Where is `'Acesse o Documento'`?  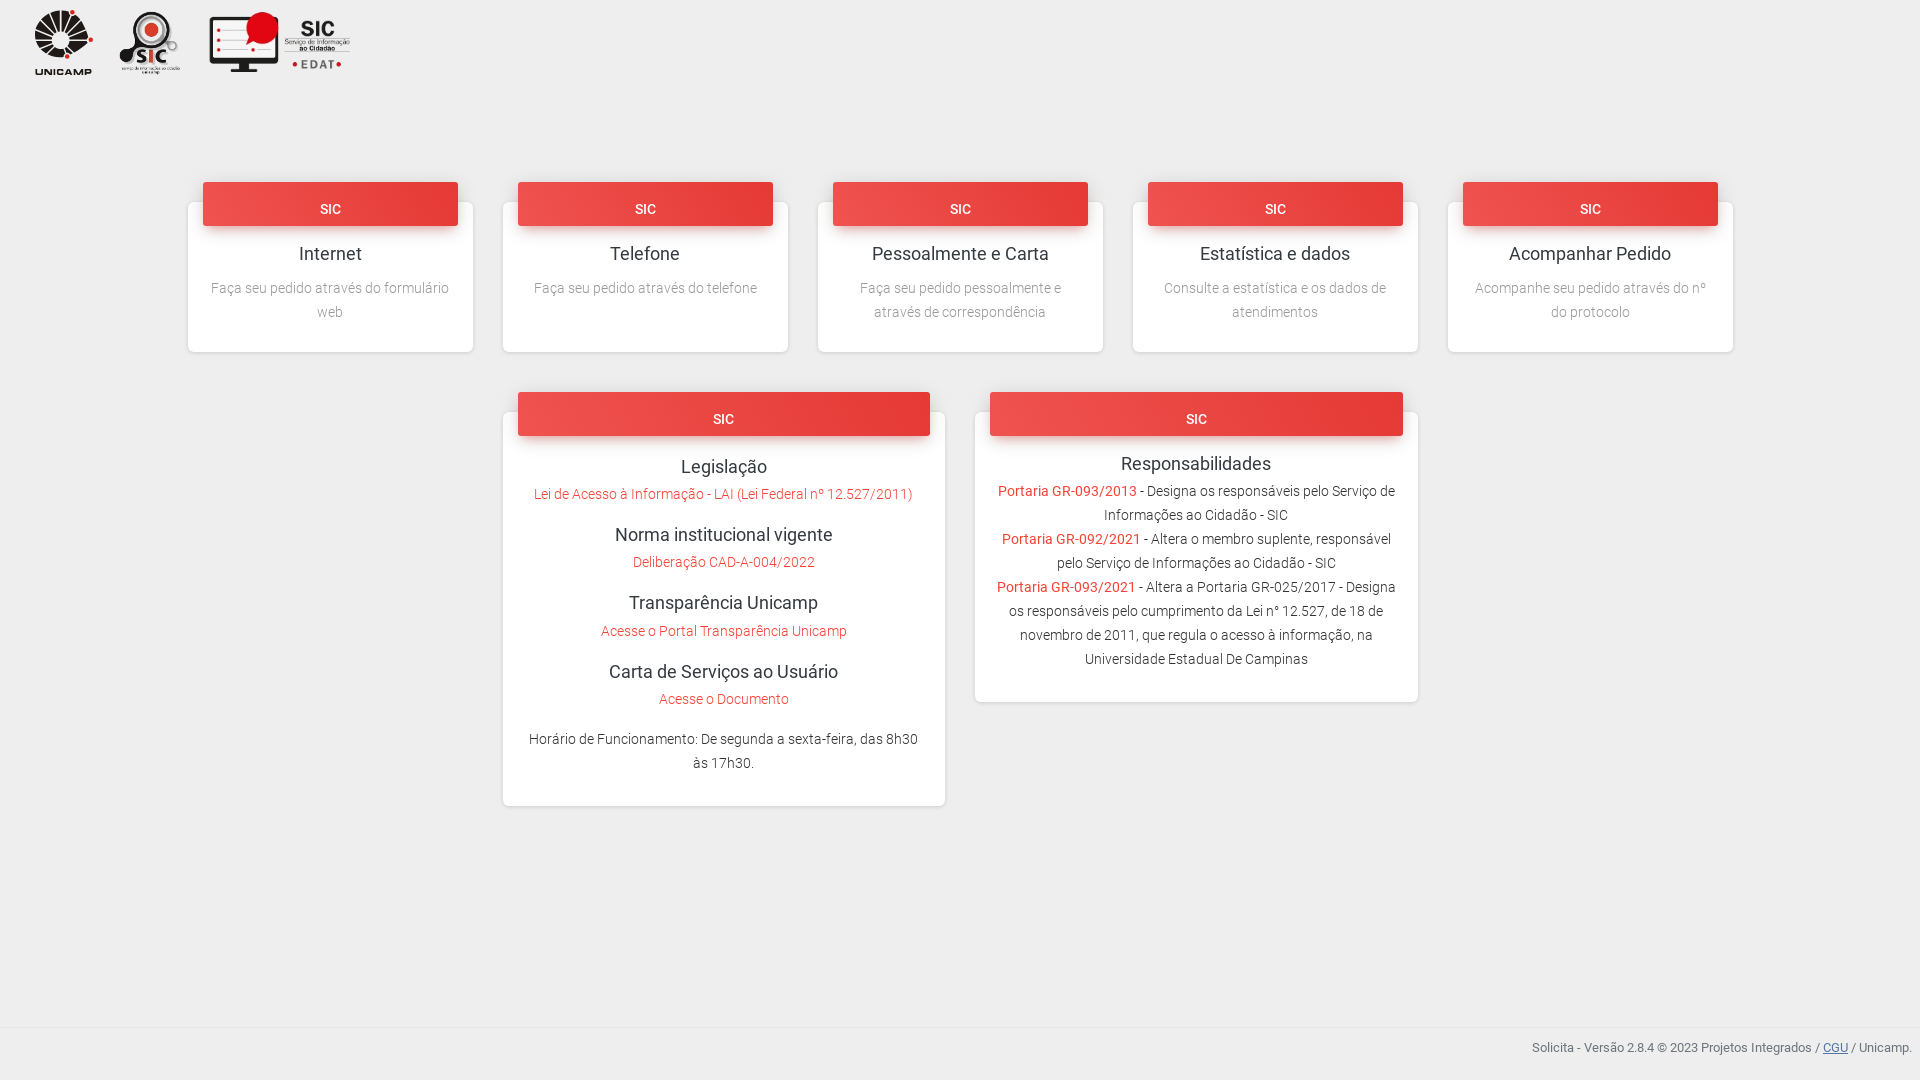
'Acesse o Documento' is located at coordinates (723, 697).